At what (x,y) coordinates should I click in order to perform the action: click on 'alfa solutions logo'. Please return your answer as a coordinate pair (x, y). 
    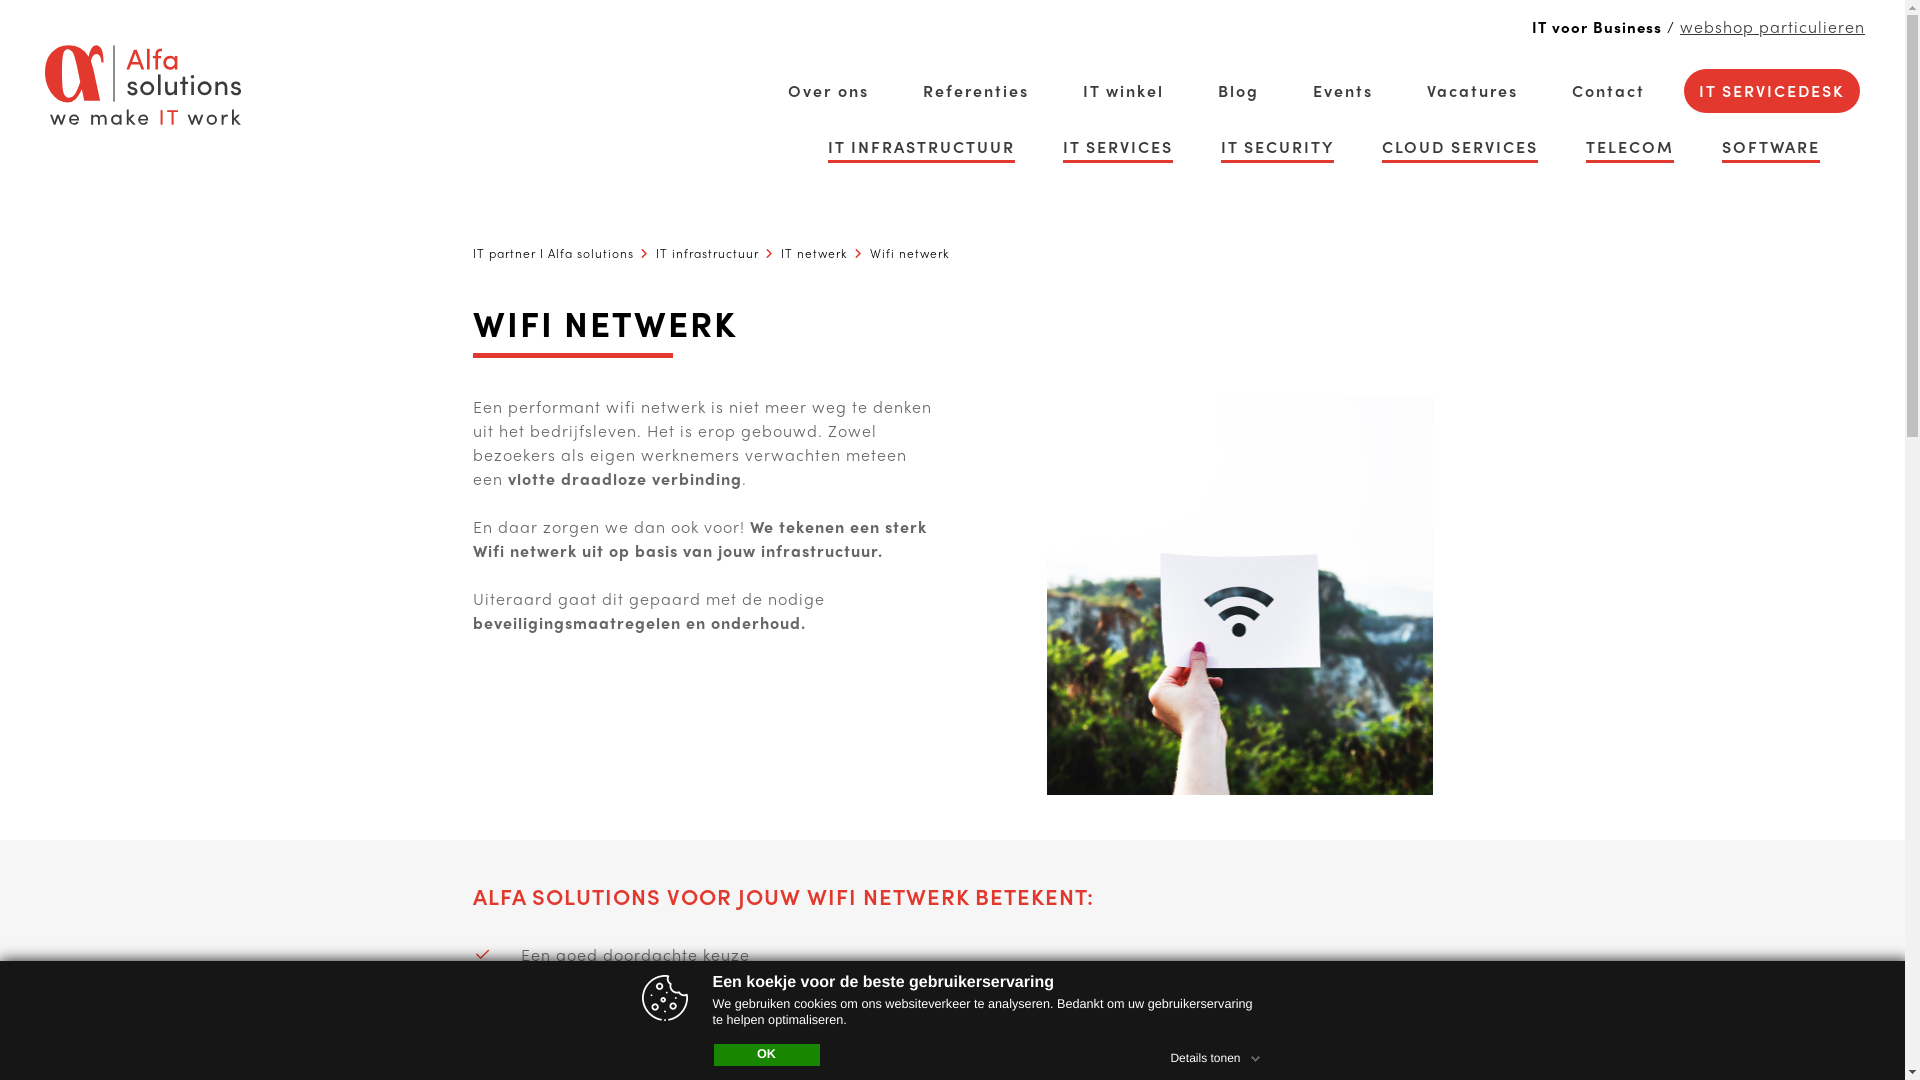
    Looking at the image, I should click on (142, 83).